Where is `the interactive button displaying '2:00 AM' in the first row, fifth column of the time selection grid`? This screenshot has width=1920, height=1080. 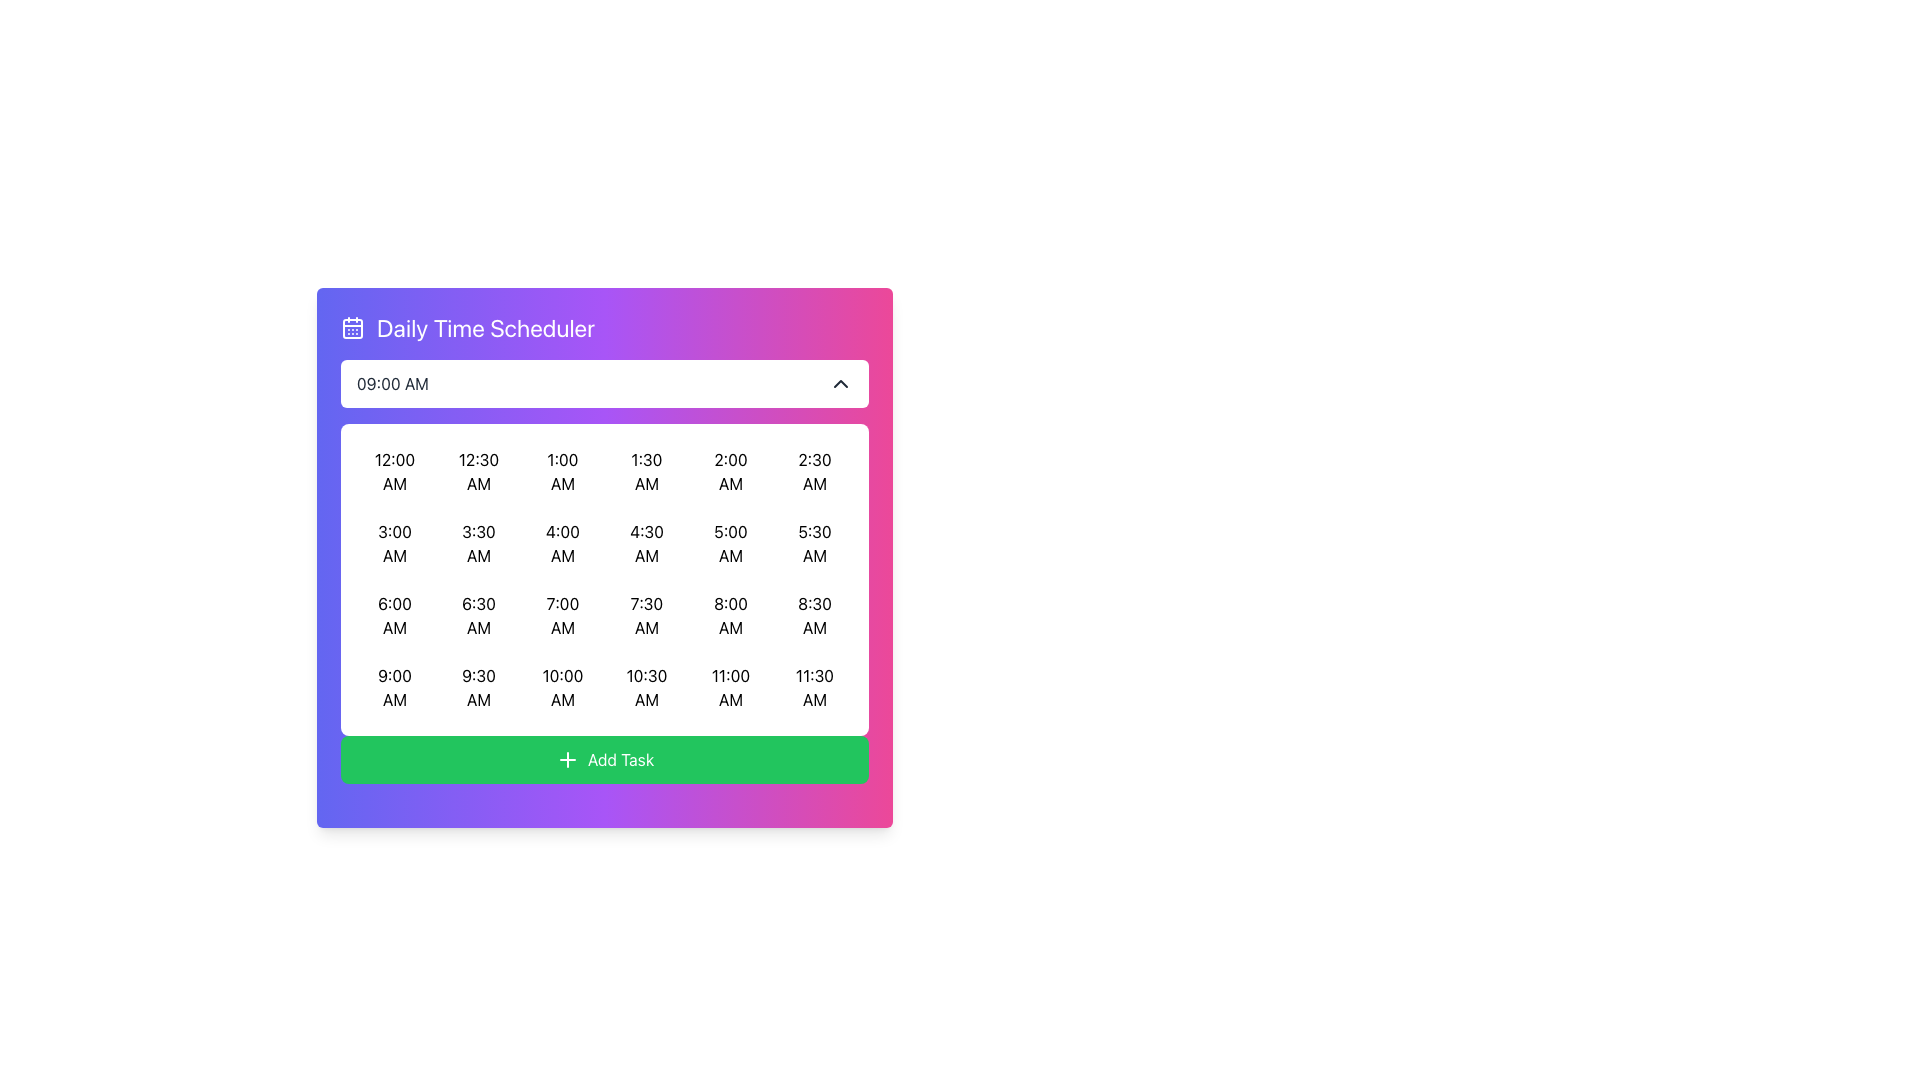 the interactive button displaying '2:00 AM' in the first row, fifth column of the time selection grid is located at coordinates (729, 471).